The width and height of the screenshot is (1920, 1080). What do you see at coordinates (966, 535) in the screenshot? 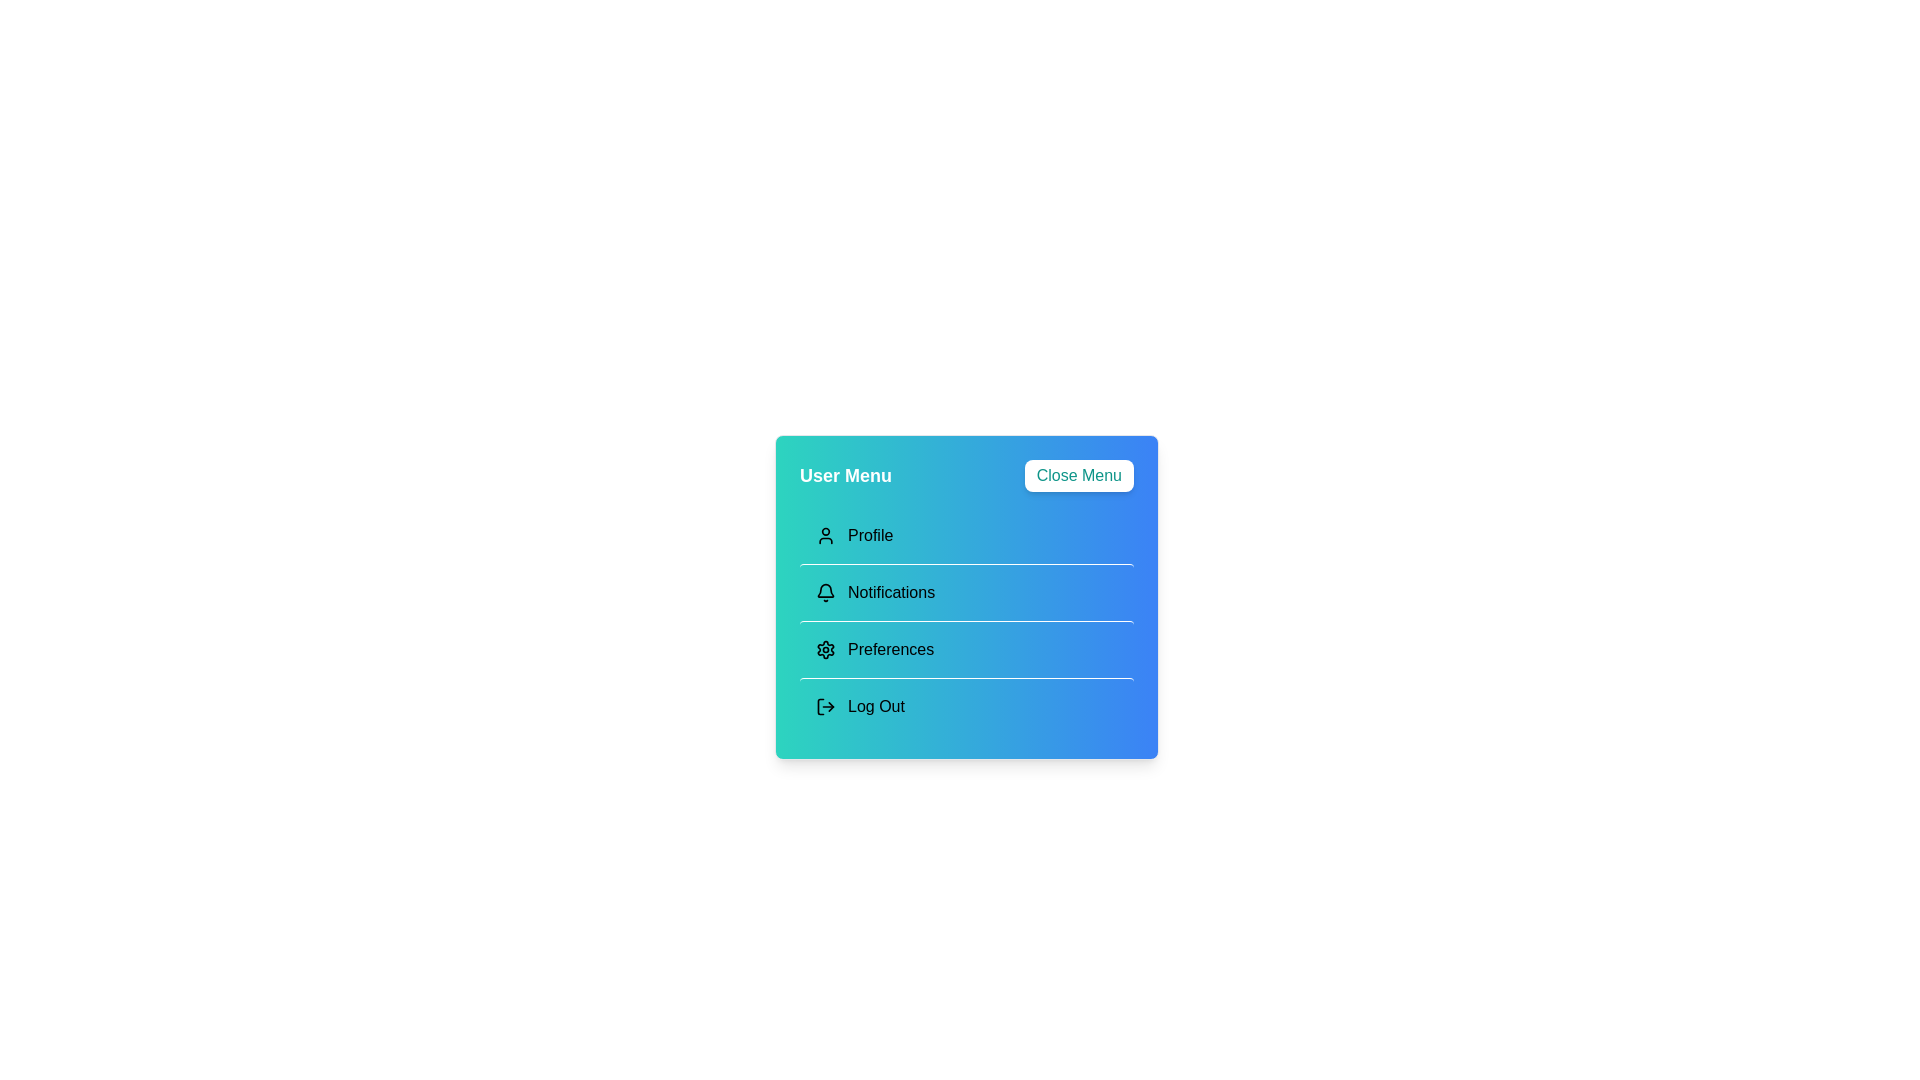
I see `the menu option Profile by clicking on its corresponding area` at bounding box center [966, 535].